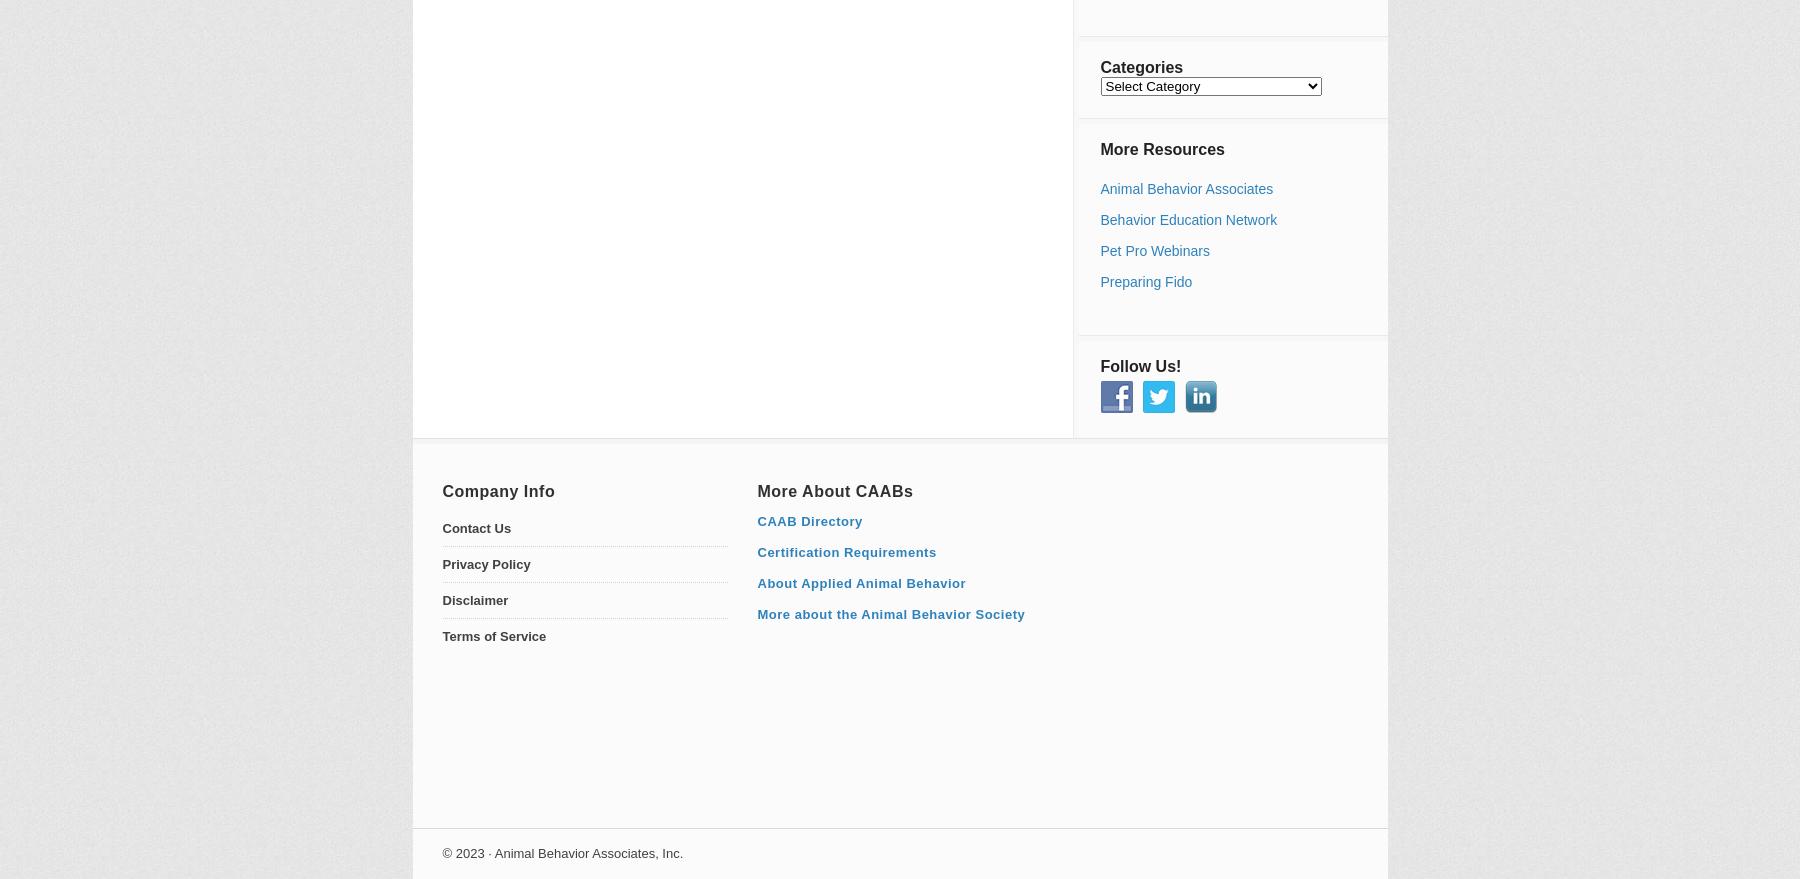 The width and height of the screenshot is (1800, 879). What do you see at coordinates (442, 853) in the screenshot?
I see `'© 2023 · Animal Behavior Associates, Inc.'` at bounding box center [442, 853].